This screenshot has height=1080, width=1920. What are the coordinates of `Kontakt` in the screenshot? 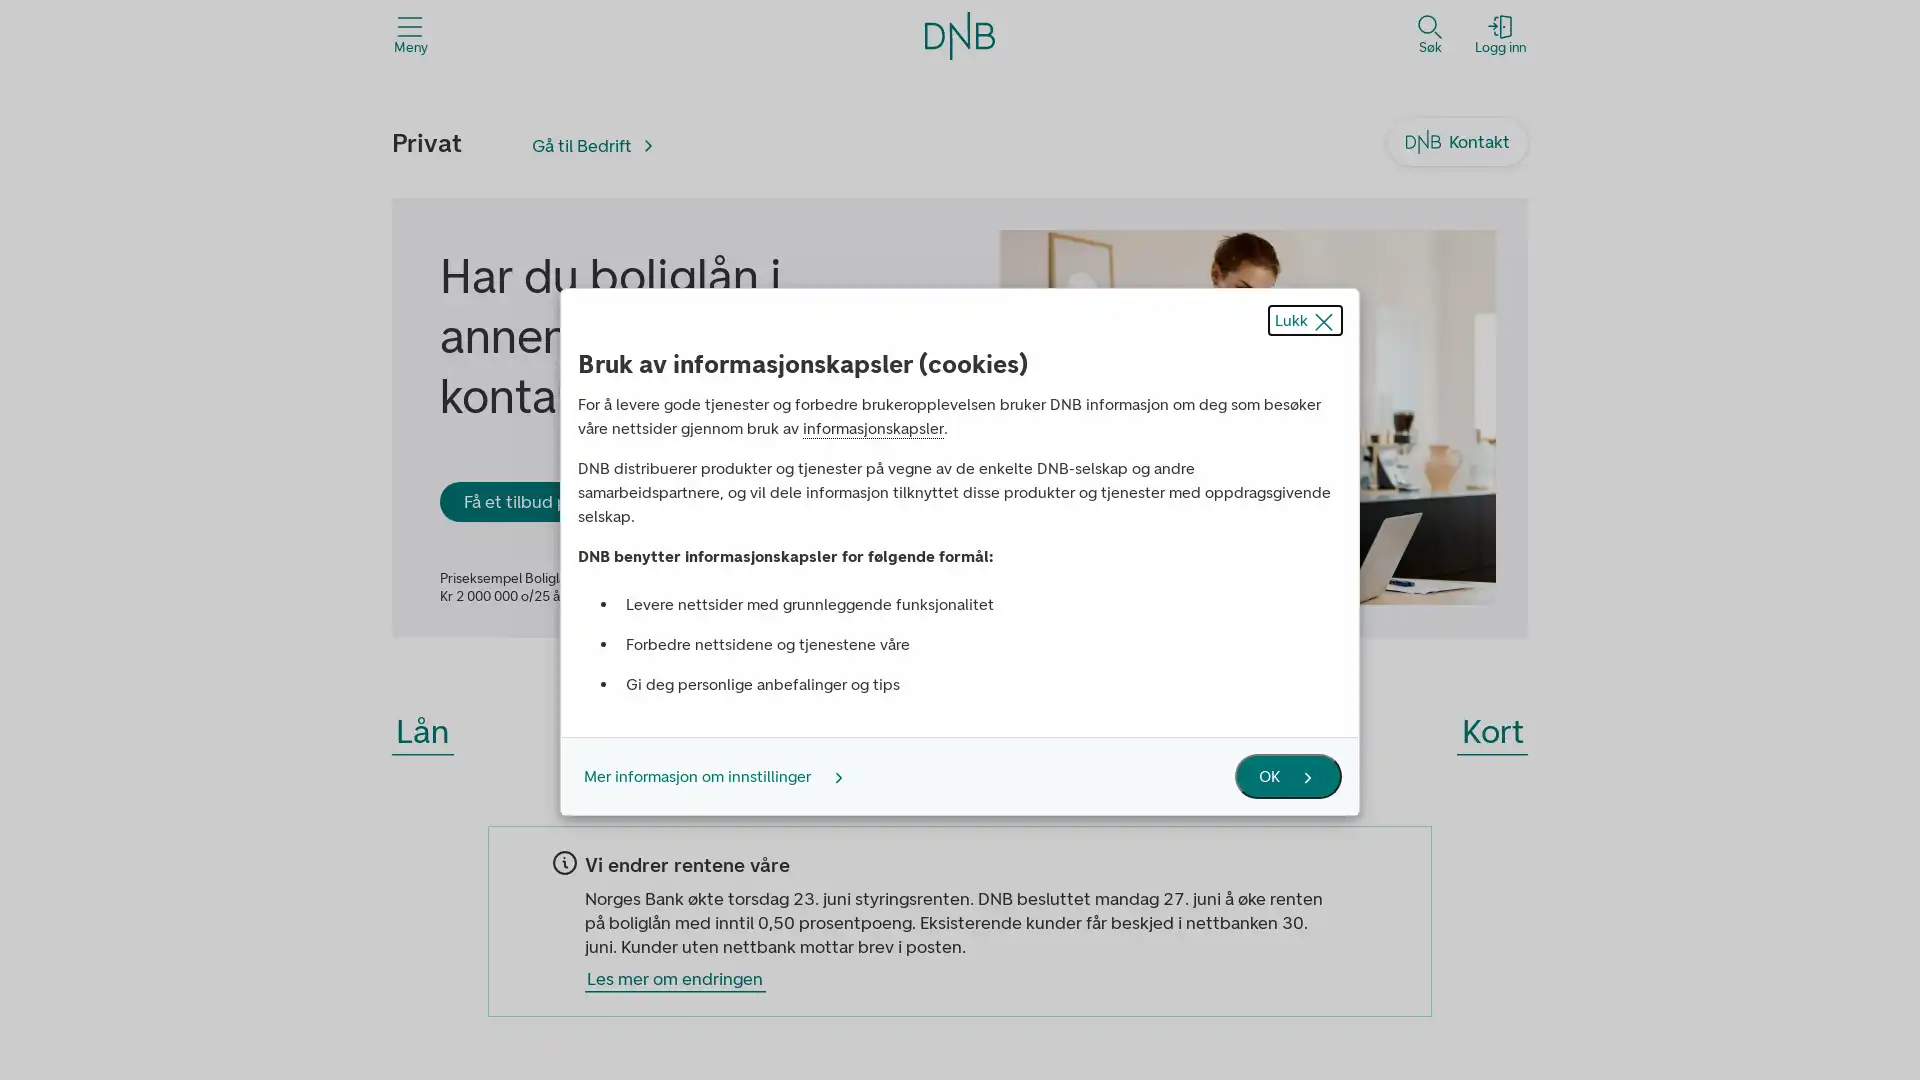 It's located at (1458, 141).